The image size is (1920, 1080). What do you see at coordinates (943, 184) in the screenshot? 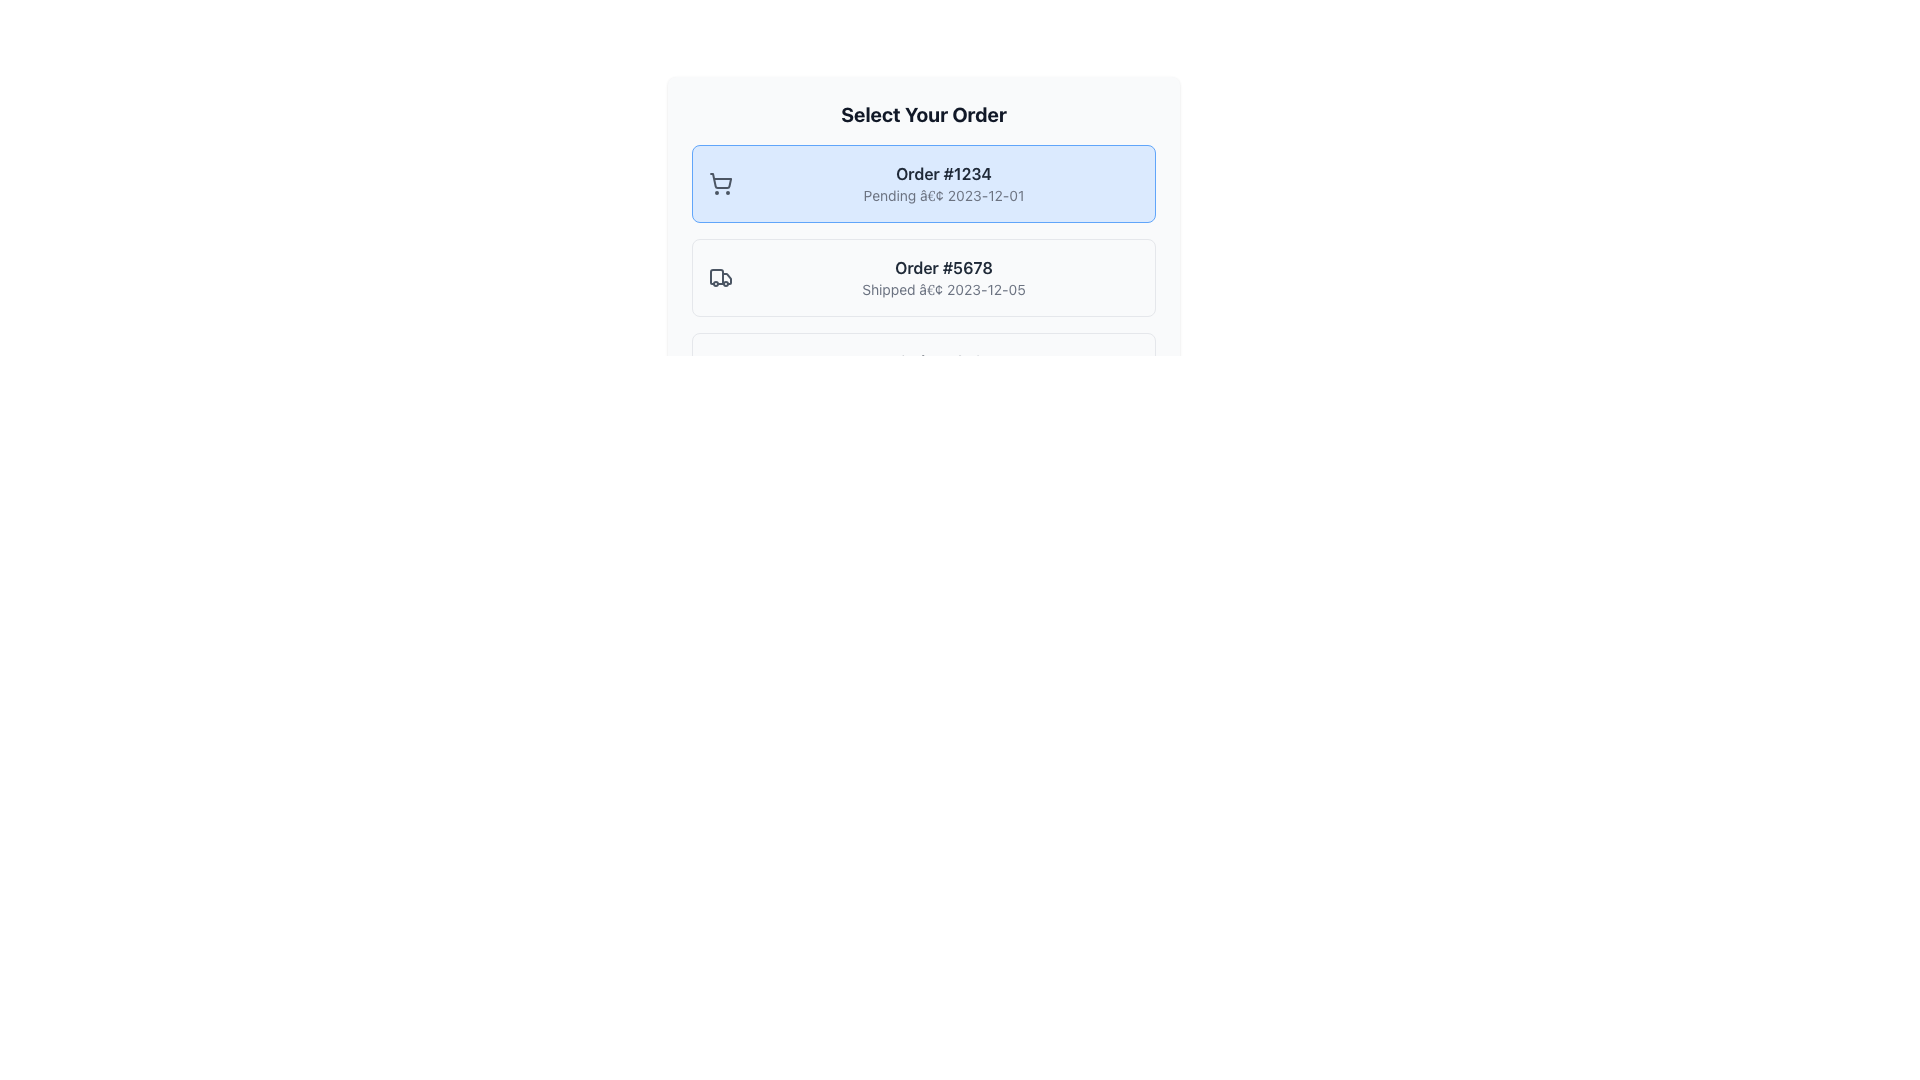
I see `text content from the Text Display that shows 'Order #1234' and 'Pending • 2023-12-01', which is centrally located to the right of a shopping cart icon` at bounding box center [943, 184].